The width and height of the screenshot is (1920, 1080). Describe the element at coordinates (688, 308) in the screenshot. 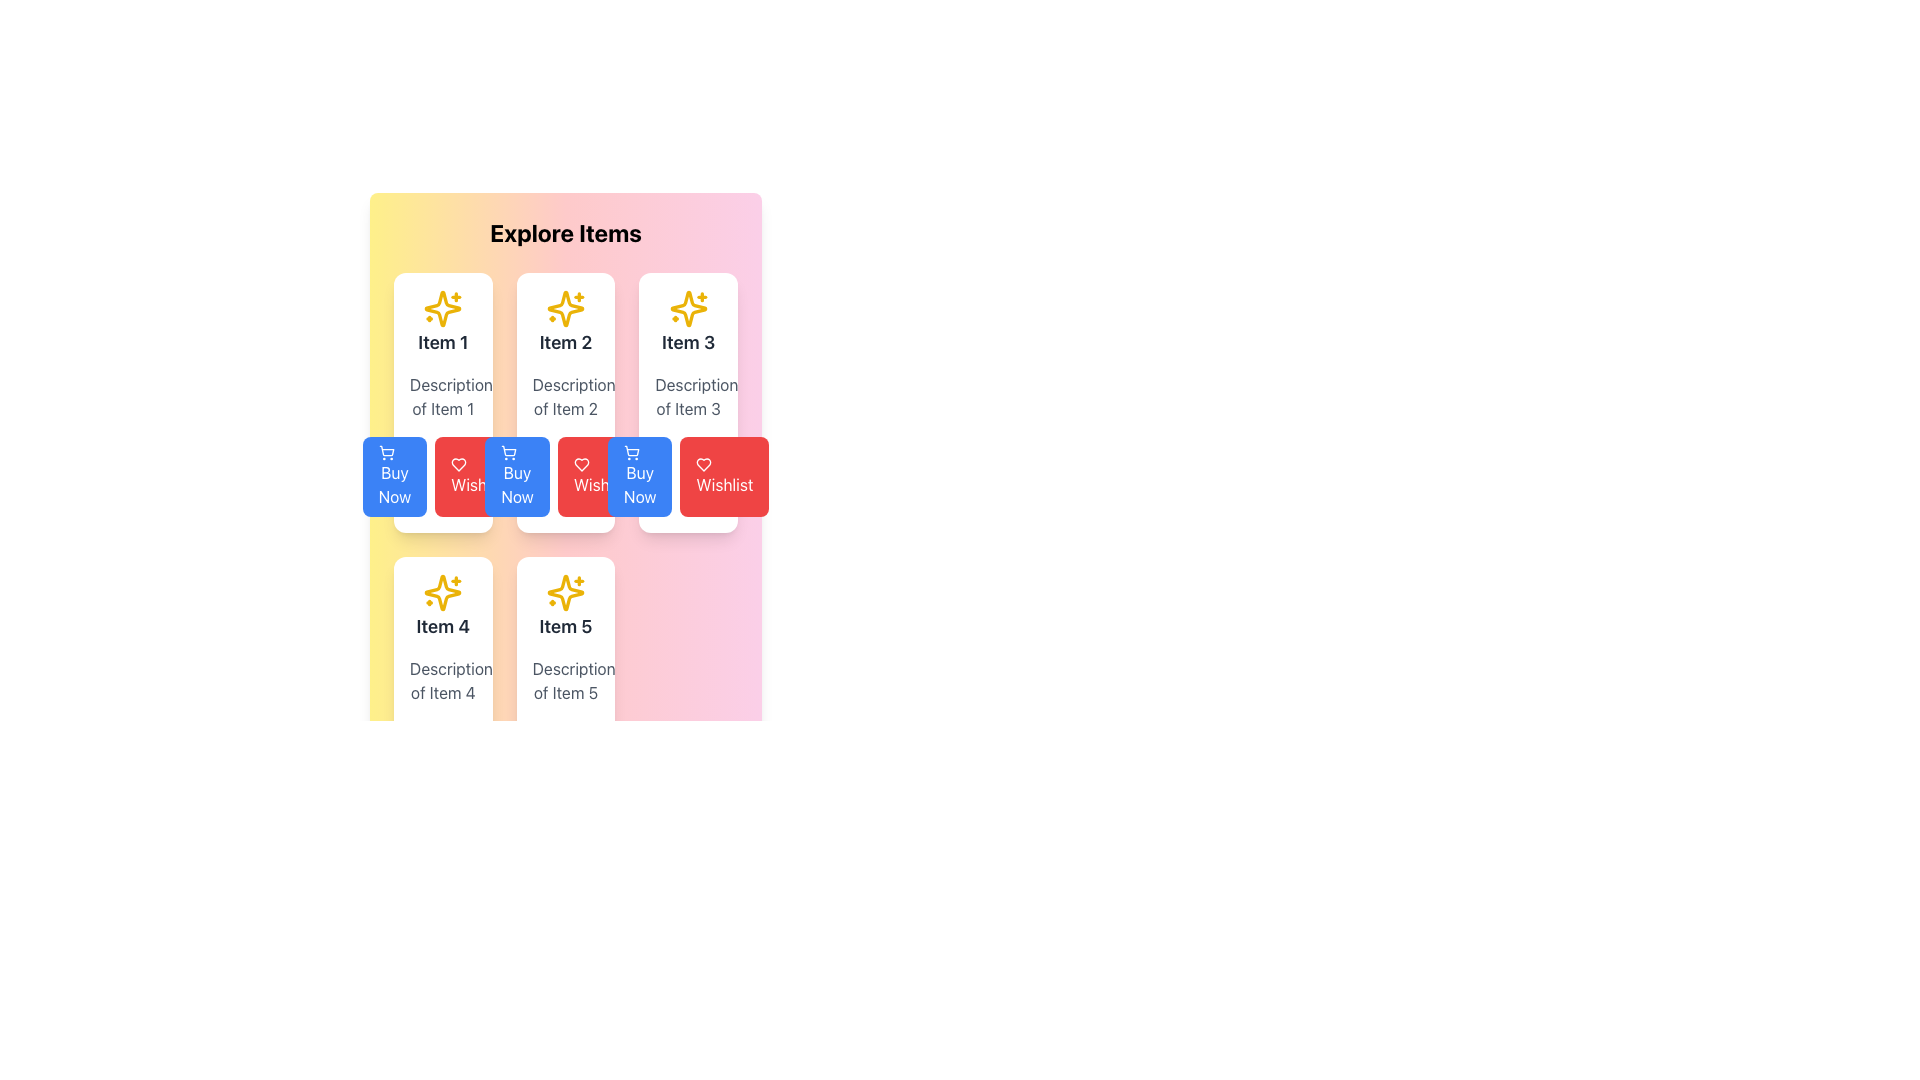

I see `the yellow star-shaped icon with sparkles located at the top-center of the card labeled 'Item 3'` at that location.